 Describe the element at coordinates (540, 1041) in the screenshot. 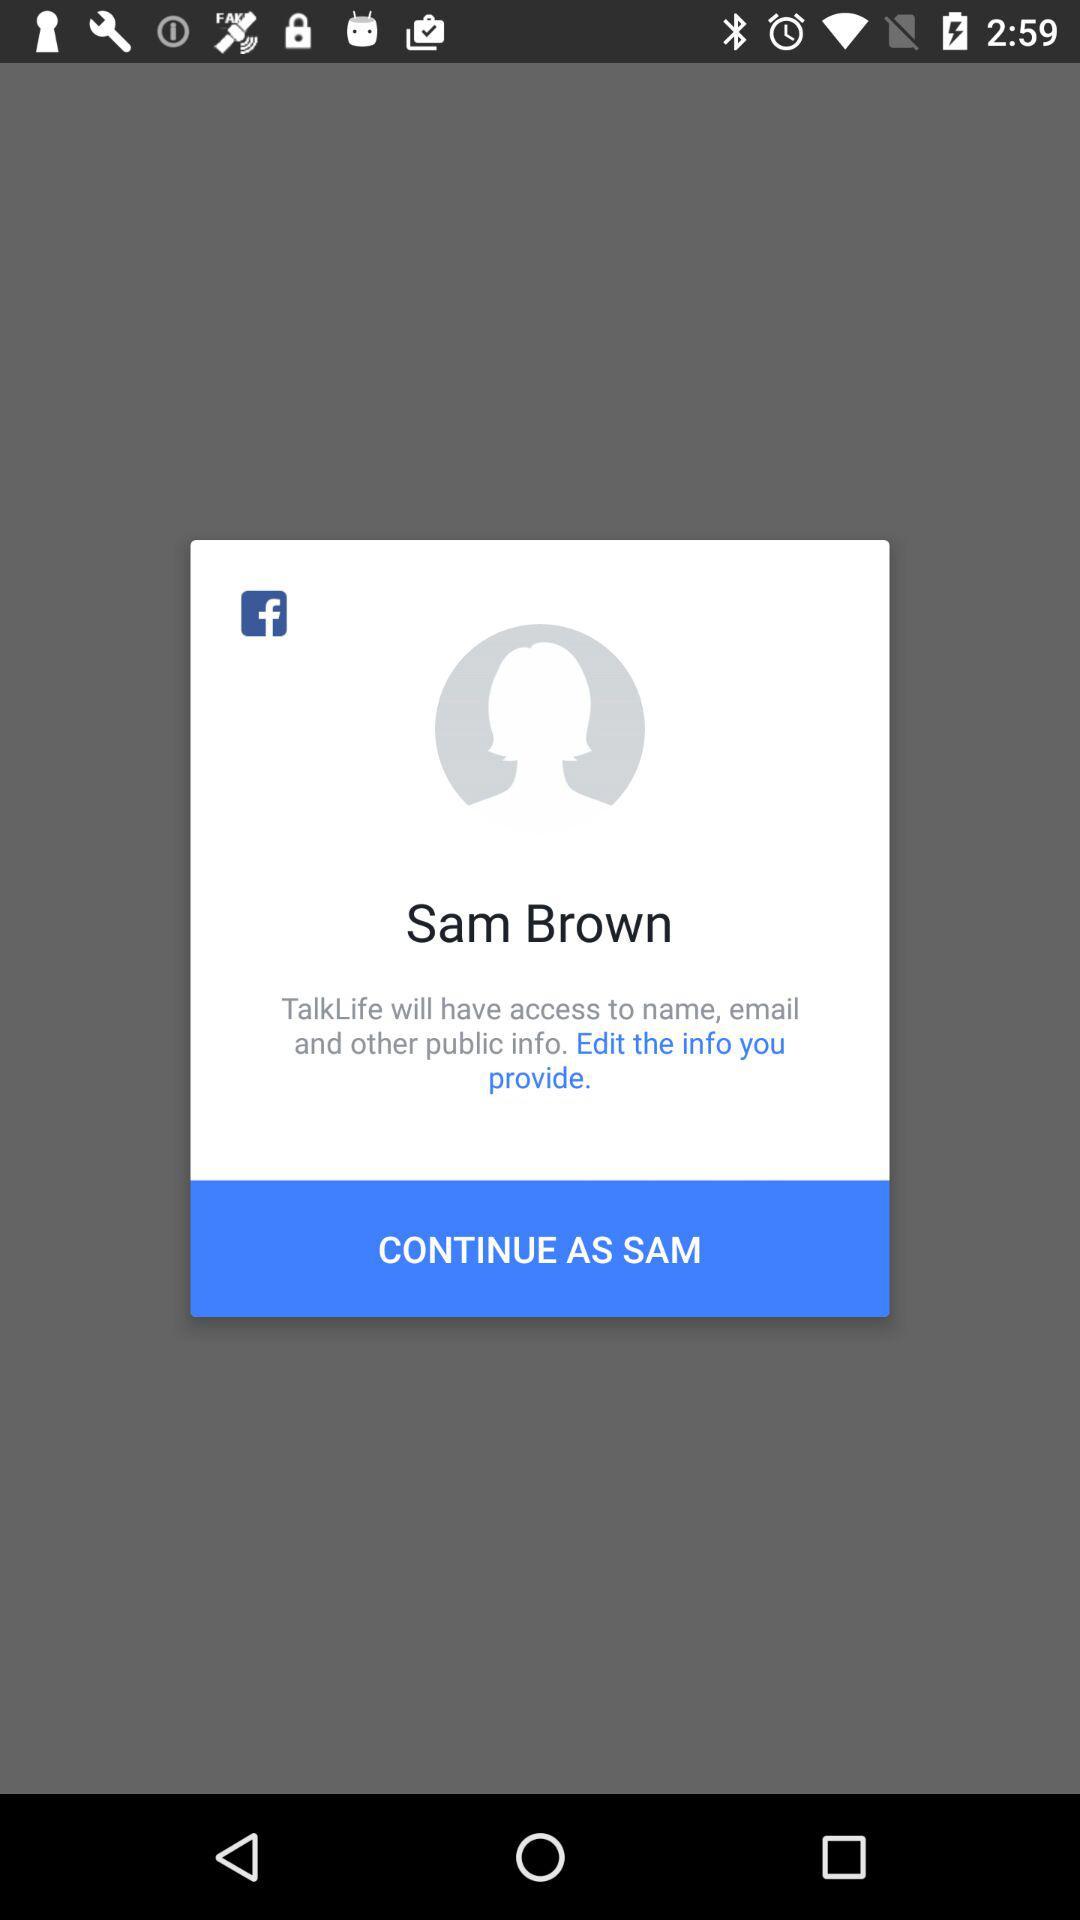

I see `the talklife will have` at that location.